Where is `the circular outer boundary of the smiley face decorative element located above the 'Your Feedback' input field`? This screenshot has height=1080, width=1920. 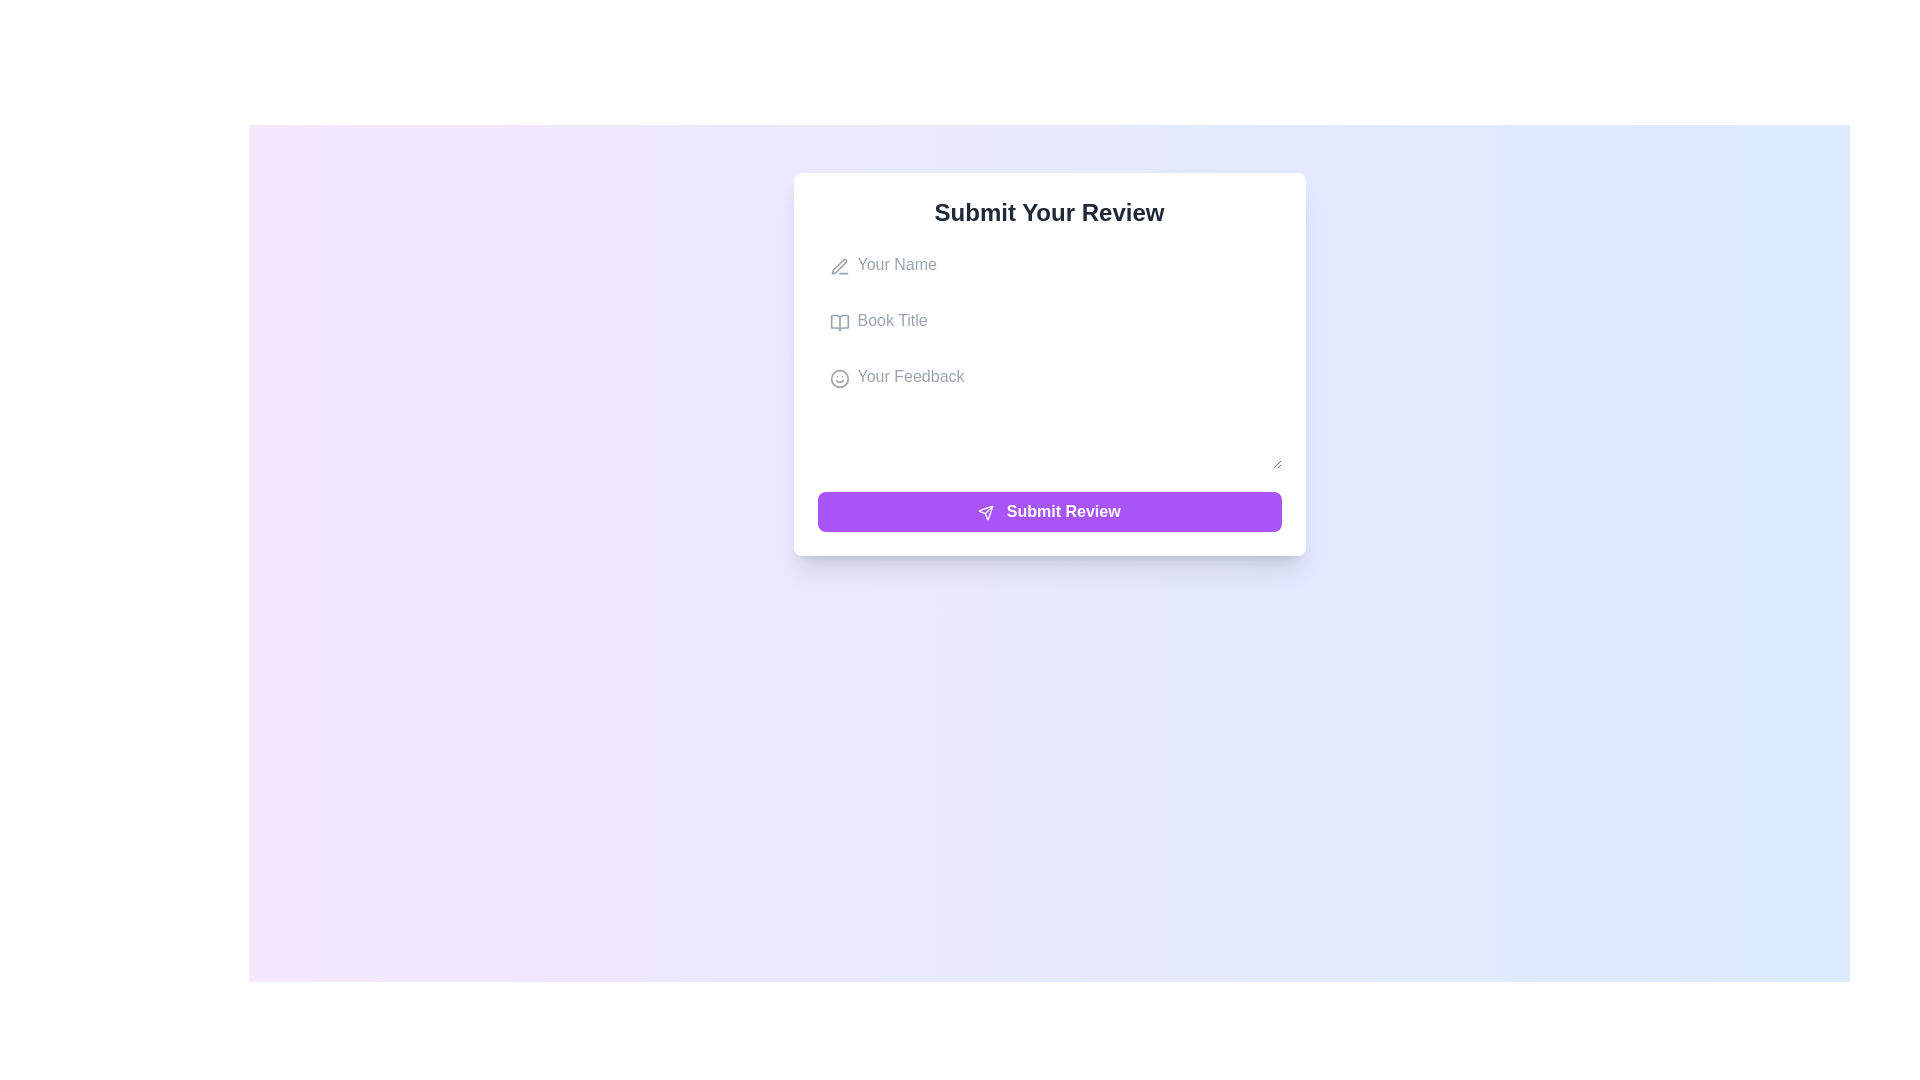
the circular outer boundary of the smiley face decorative element located above the 'Your Feedback' input field is located at coordinates (839, 378).